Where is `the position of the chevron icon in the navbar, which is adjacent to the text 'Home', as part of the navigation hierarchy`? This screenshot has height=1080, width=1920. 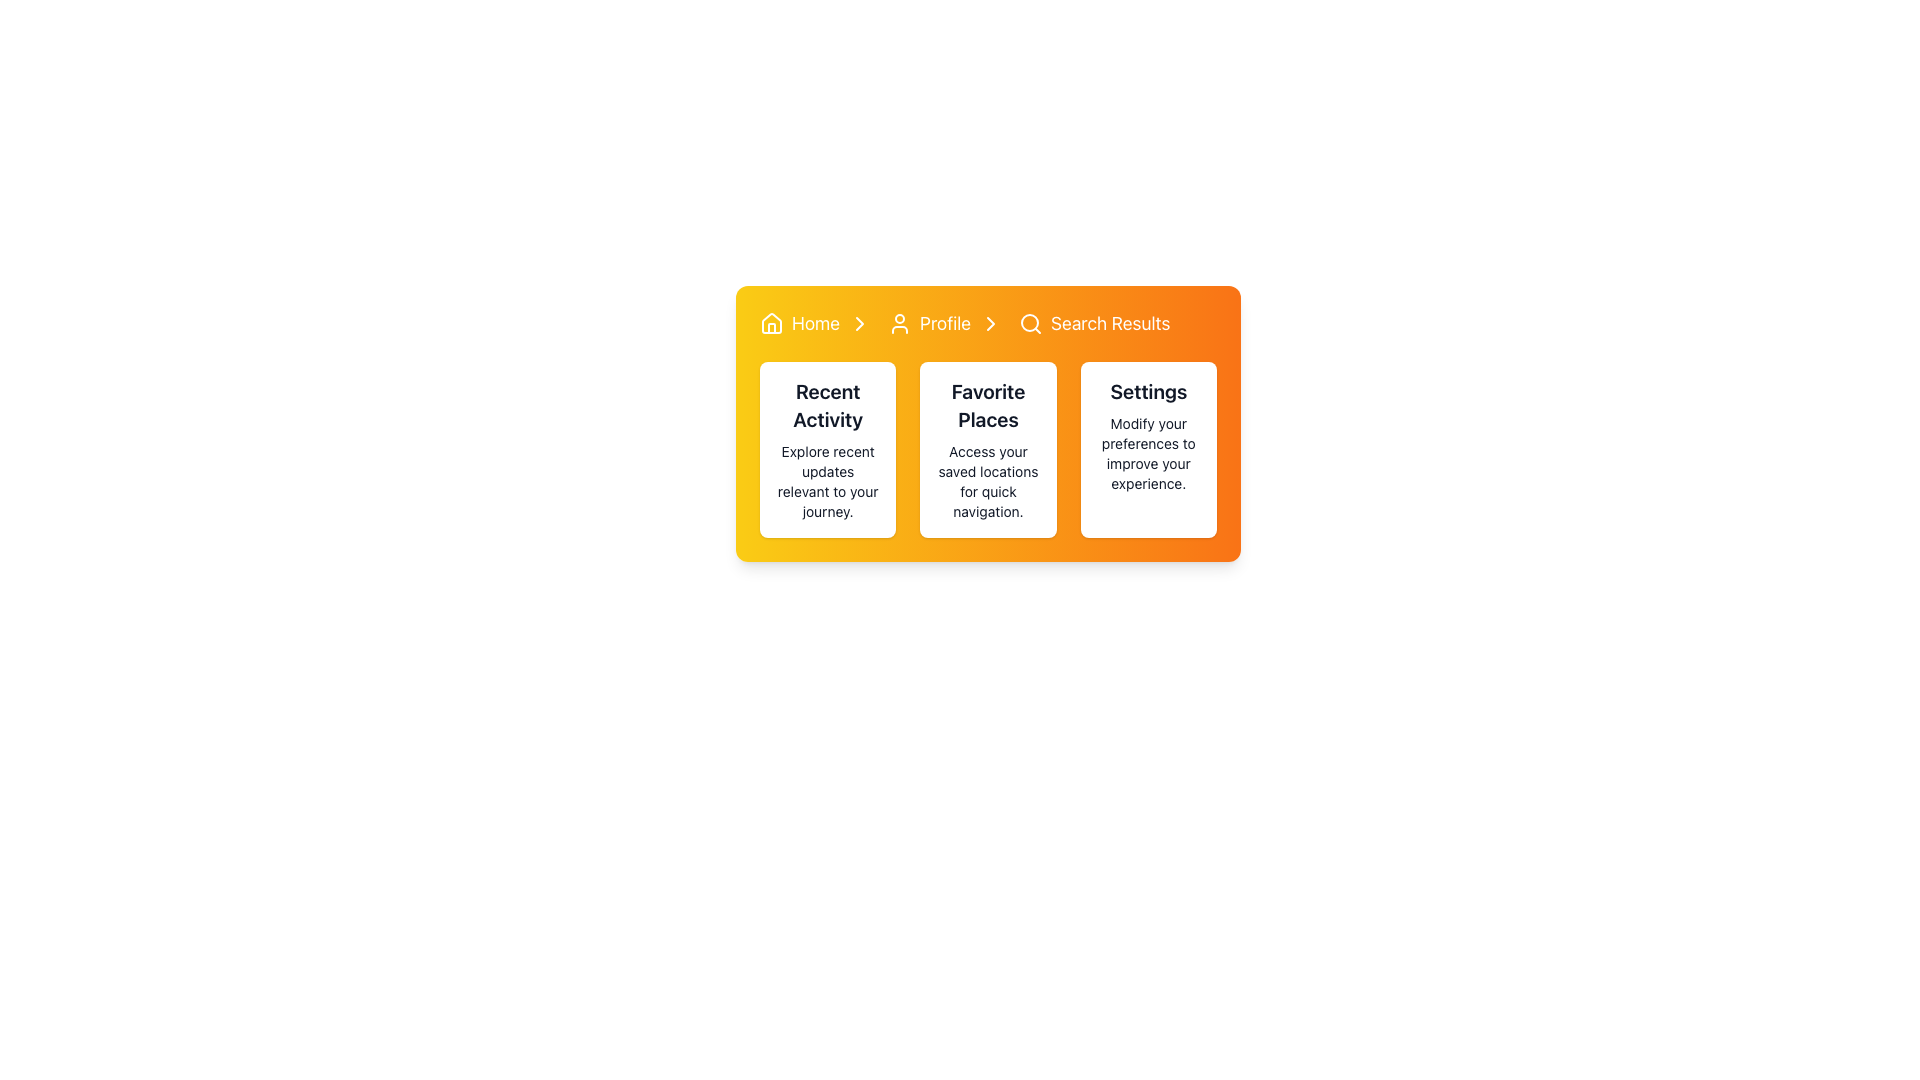 the position of the chevron icon in the navbar, which is adjacent to the text 'Home', as part of the navigation hierarchy is located at coordinates (991, 323).